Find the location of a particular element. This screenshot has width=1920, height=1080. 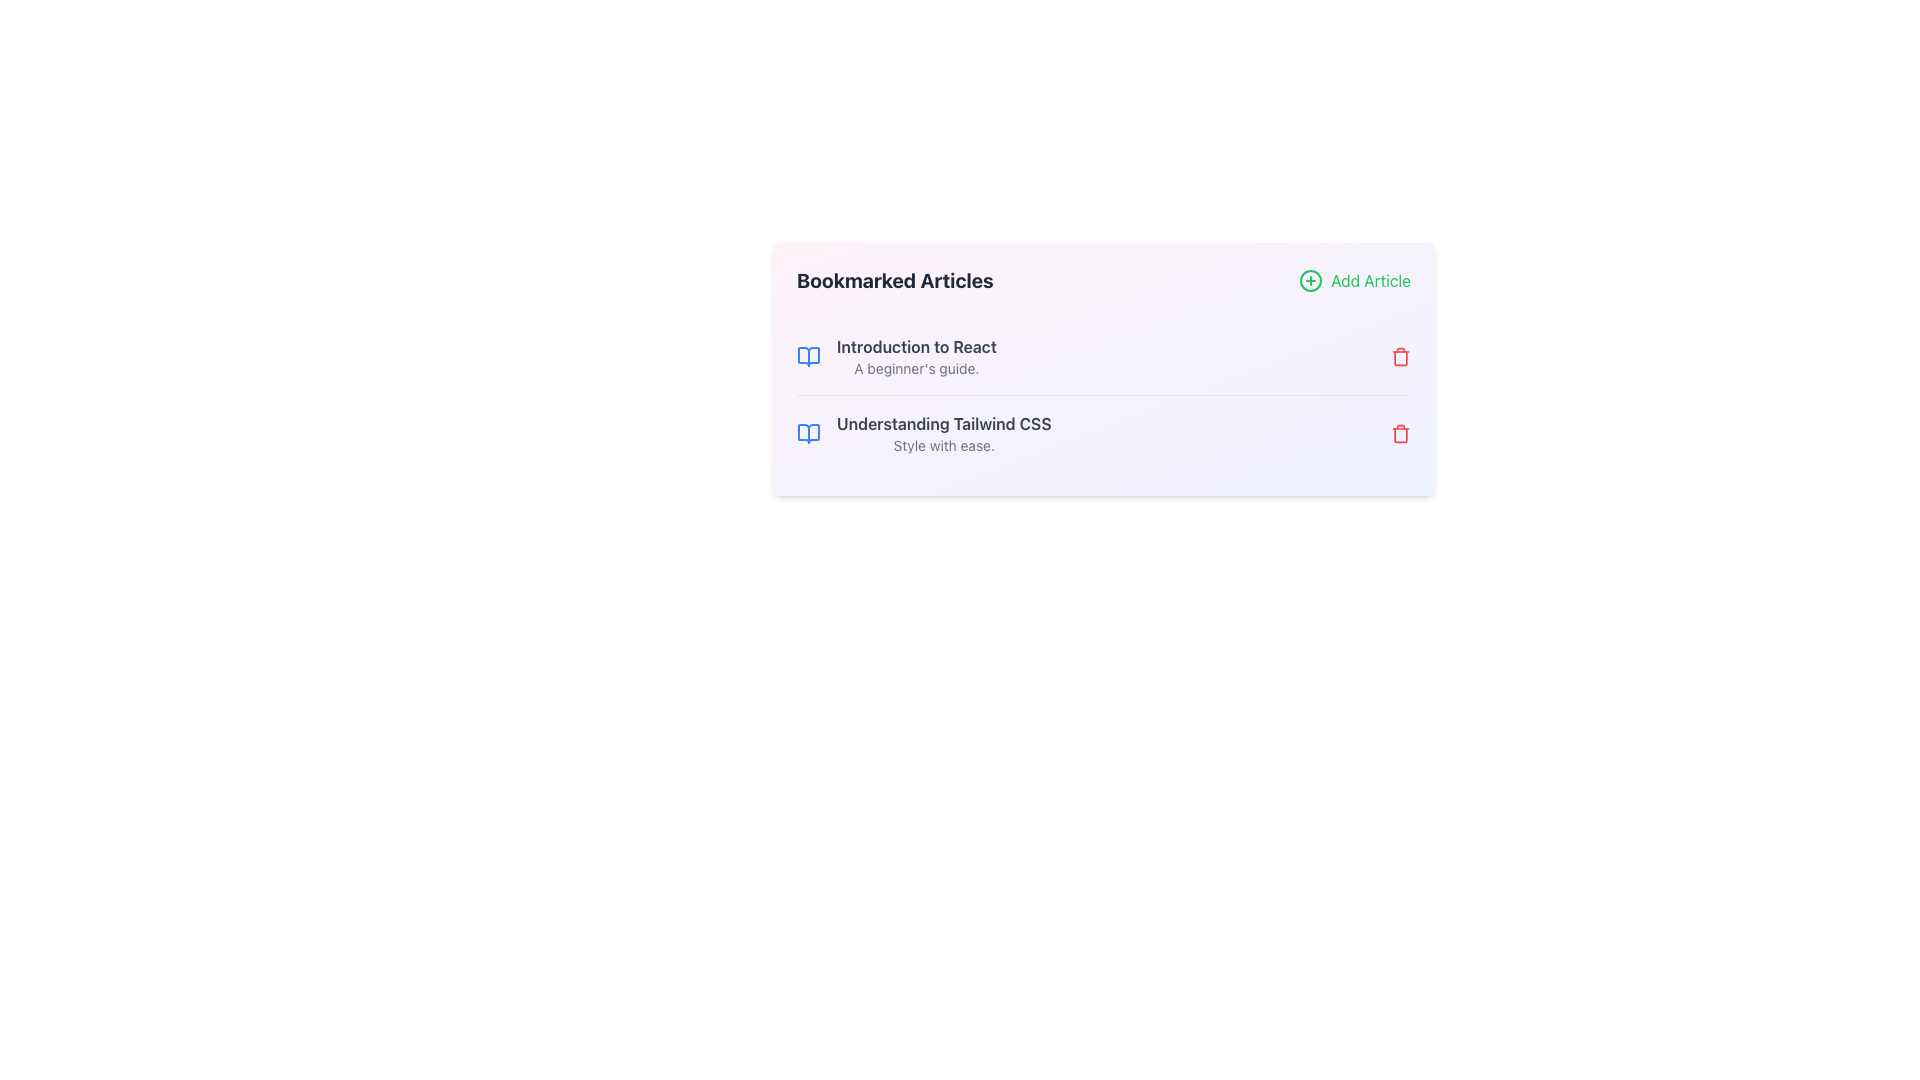

the second item in the 'Bookmarked Articles' list, which represents a bookmarked article is located at coordinates (923, 433).